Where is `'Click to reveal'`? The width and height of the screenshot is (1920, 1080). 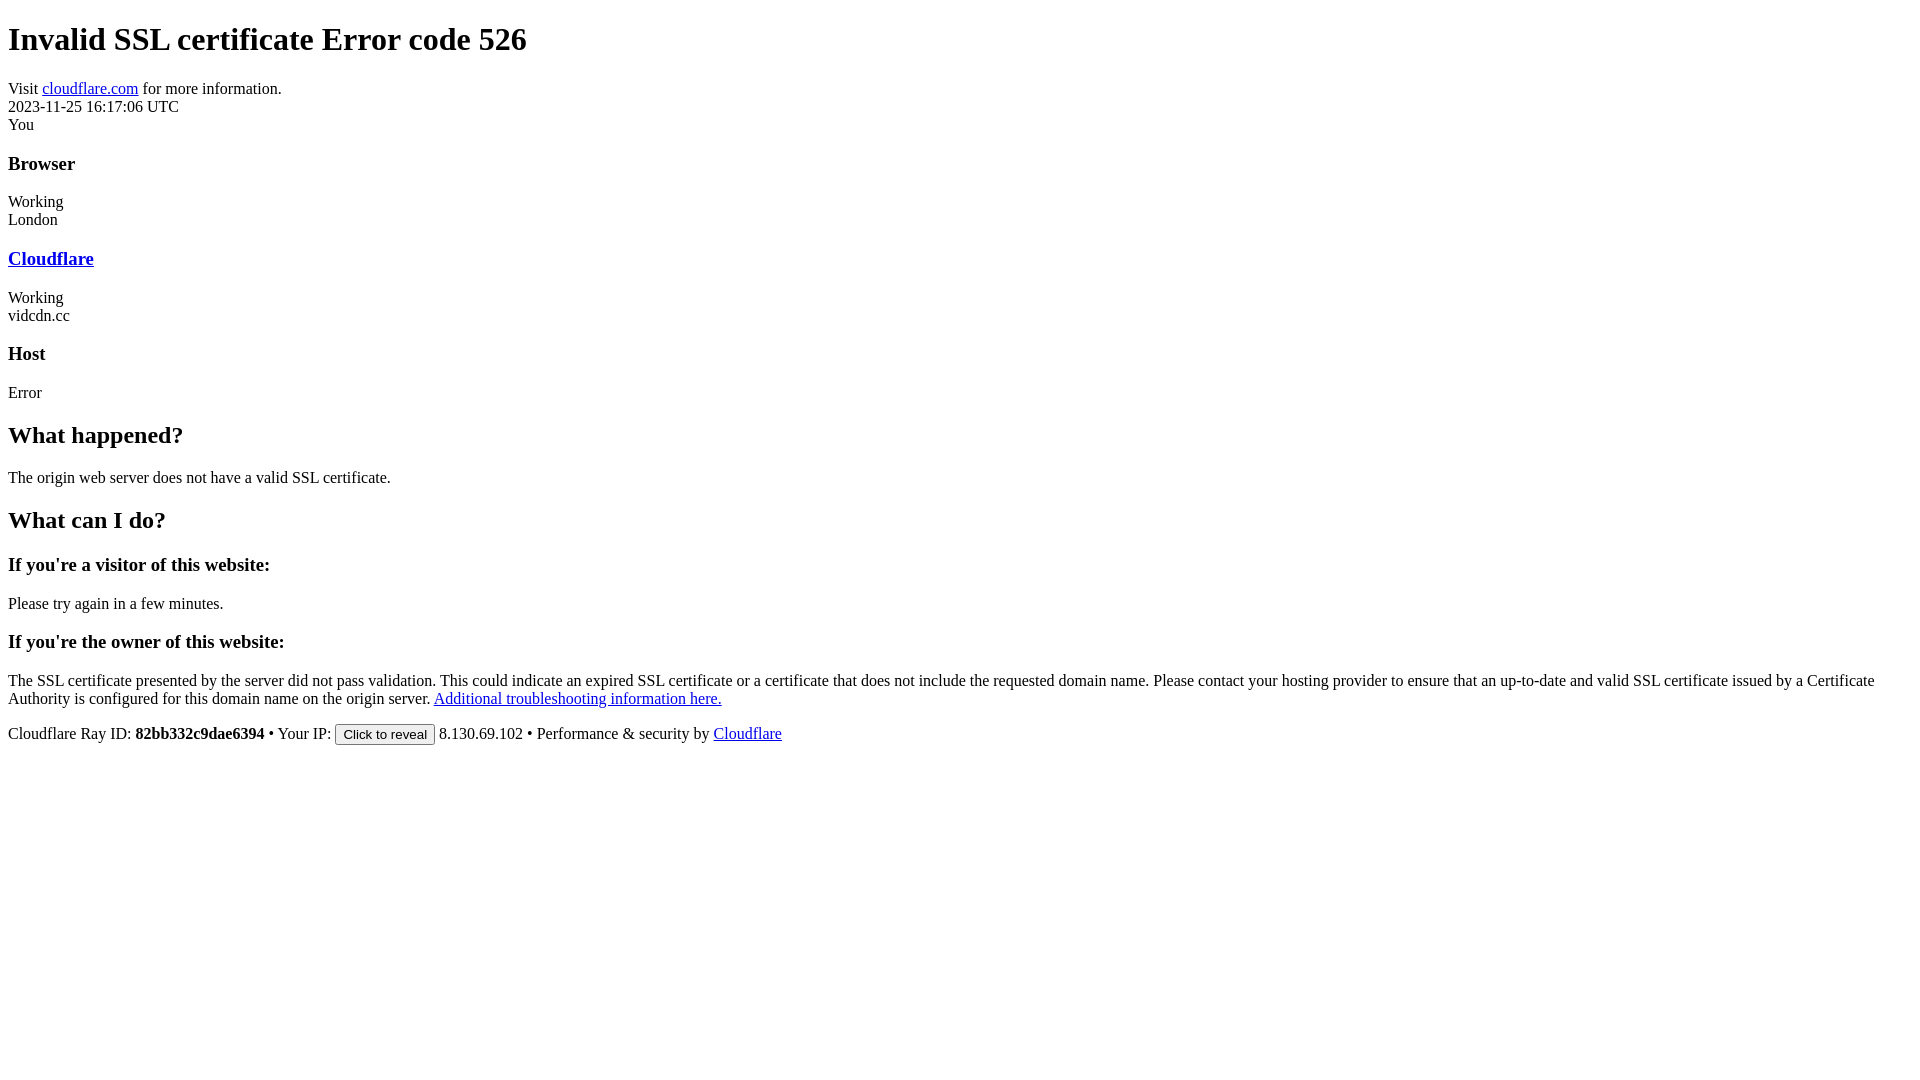 'Click to reveal' is located at coordinates (384, 734).